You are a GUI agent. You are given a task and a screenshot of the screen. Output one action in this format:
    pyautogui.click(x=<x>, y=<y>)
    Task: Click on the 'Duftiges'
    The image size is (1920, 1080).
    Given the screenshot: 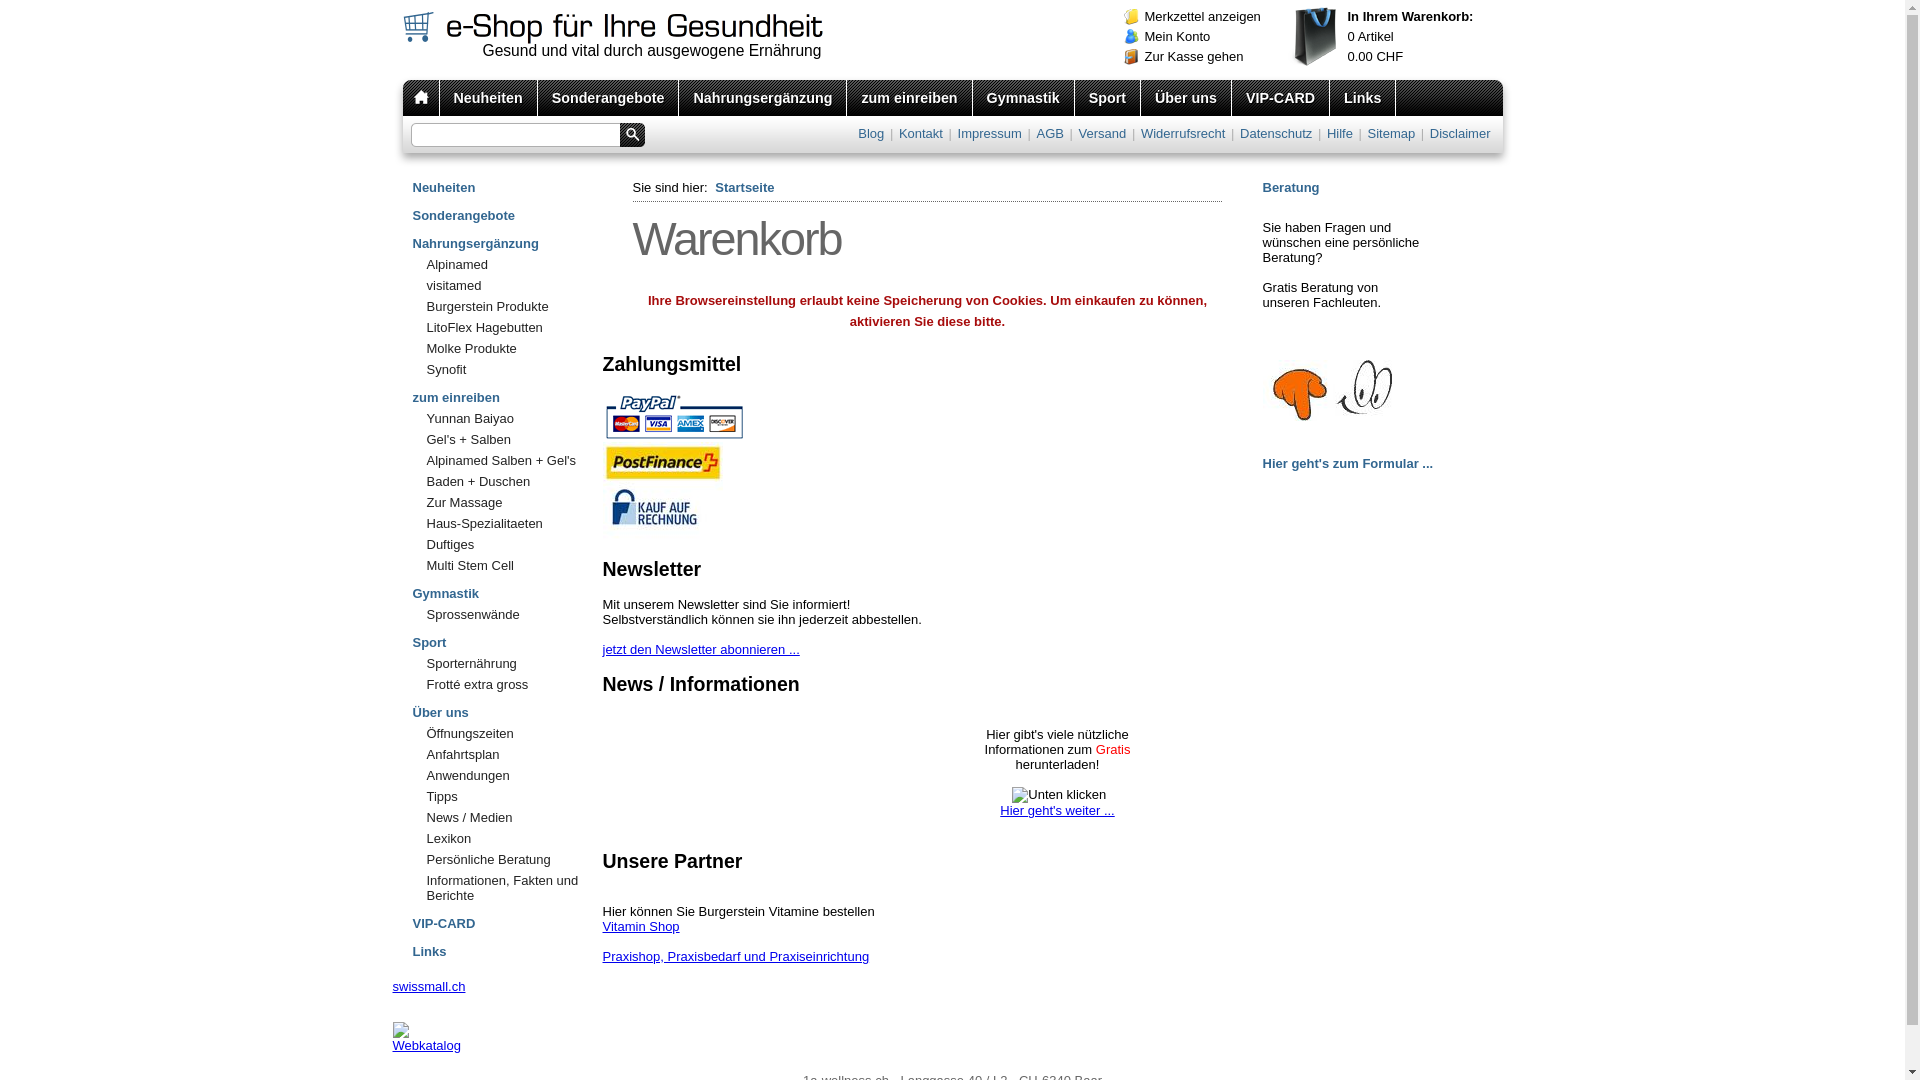 What is the action you would take?
    pyautogui.click(x=411, y=544)
    